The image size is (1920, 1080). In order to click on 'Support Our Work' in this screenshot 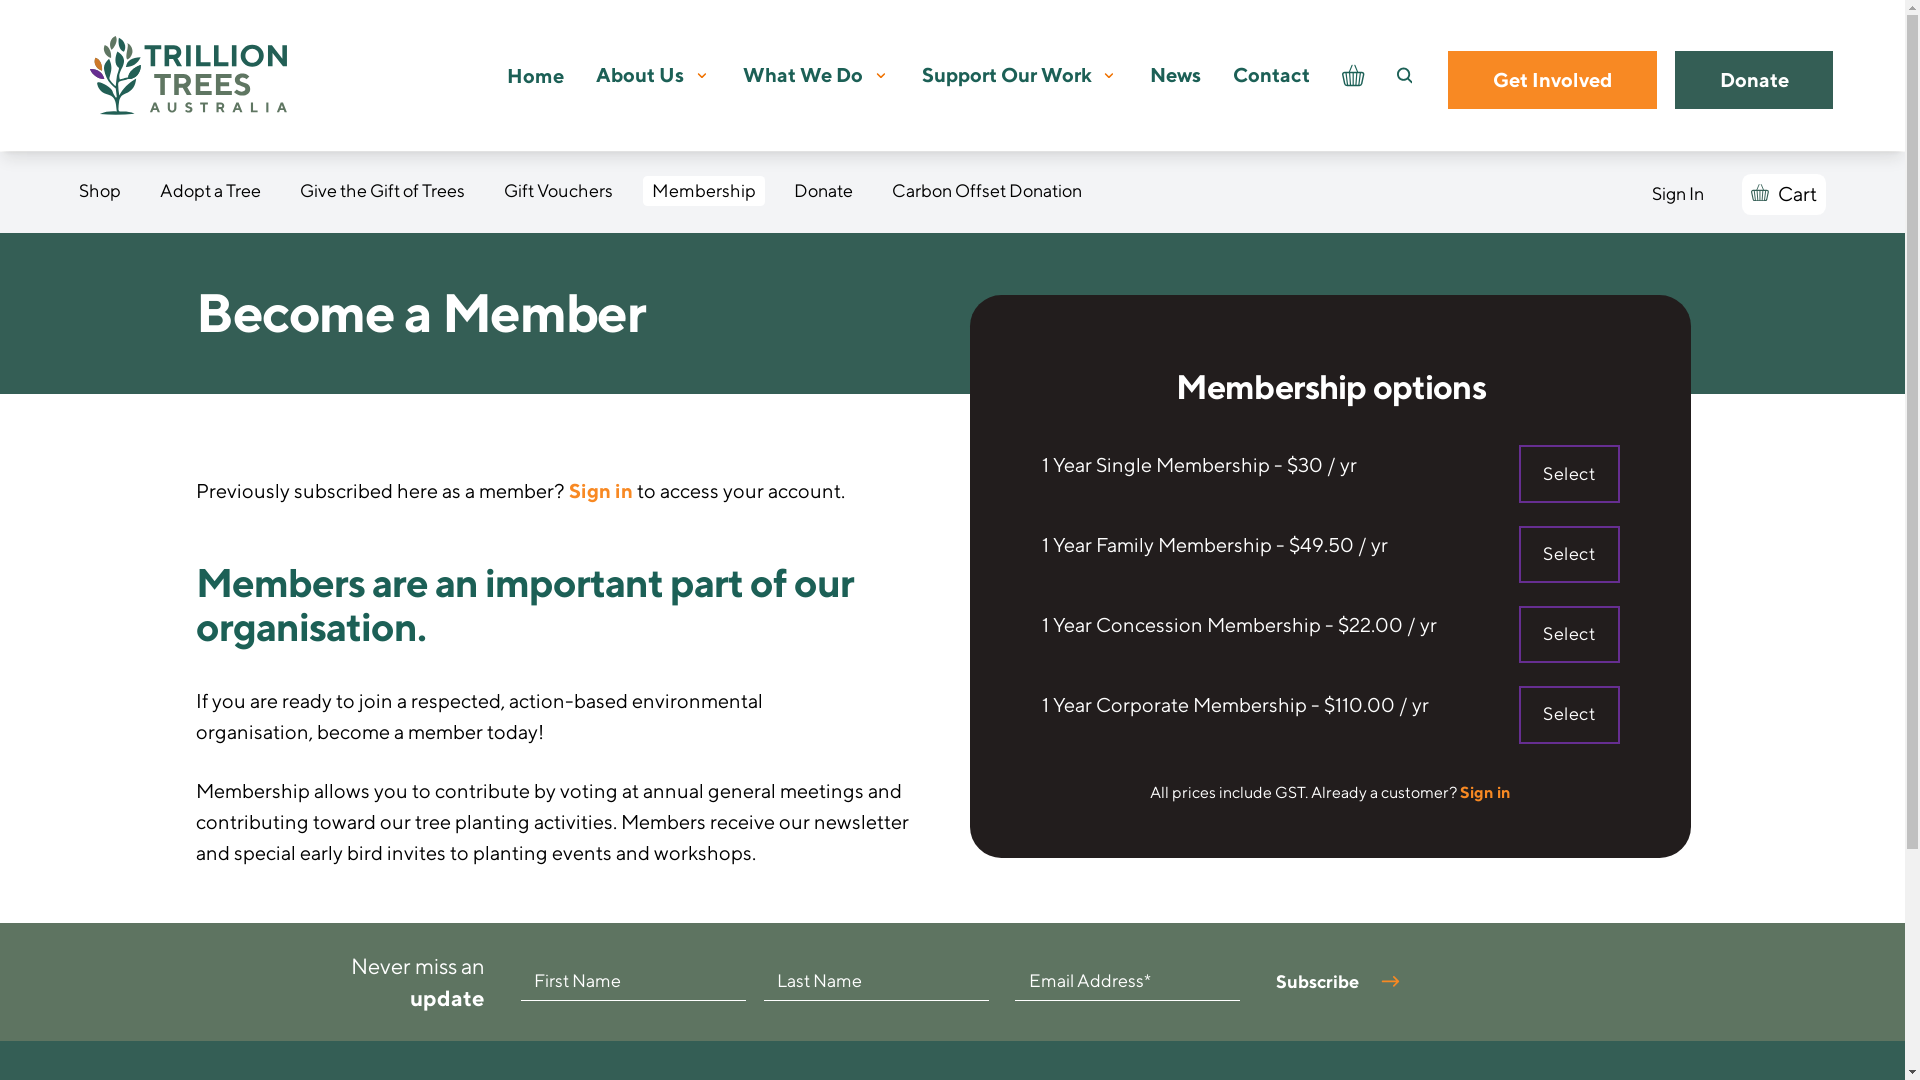, I will do `click(1007, 74)`.